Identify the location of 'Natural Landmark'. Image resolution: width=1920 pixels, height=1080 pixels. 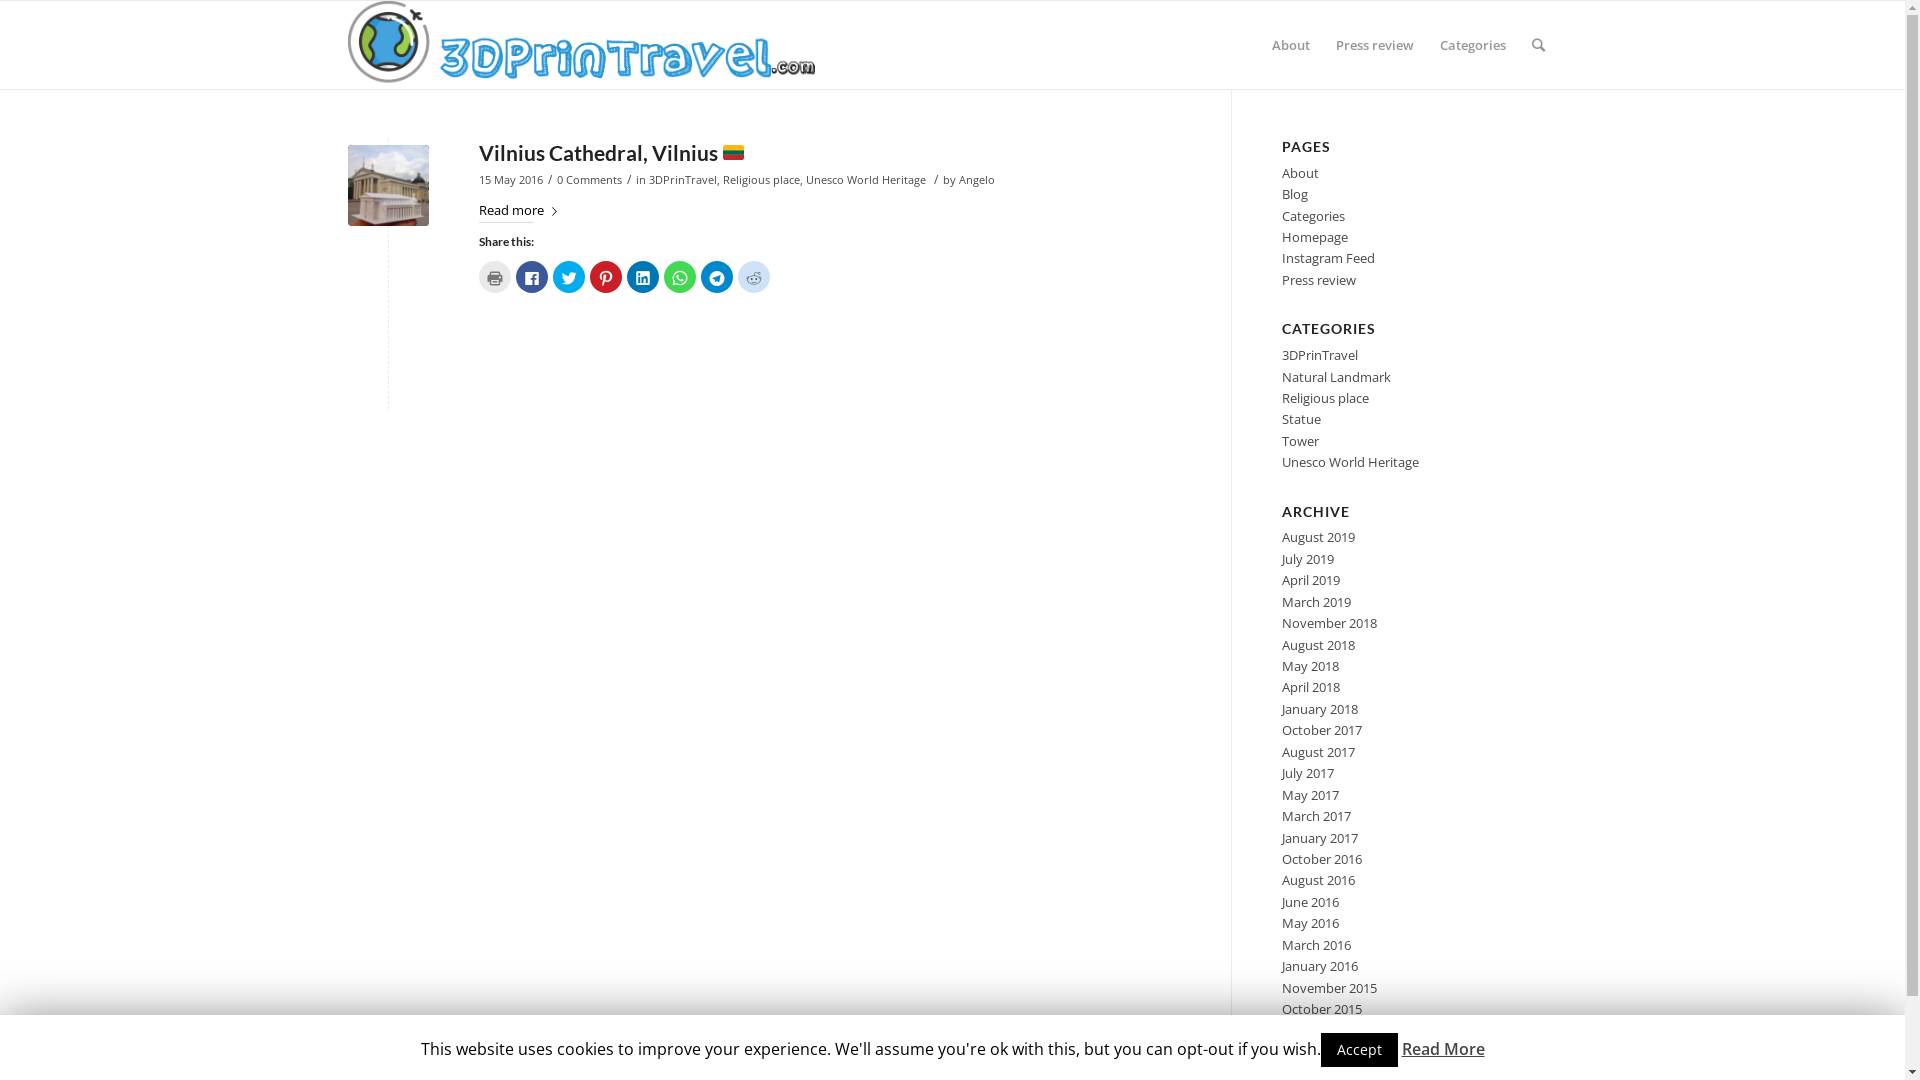
(1336, 377).